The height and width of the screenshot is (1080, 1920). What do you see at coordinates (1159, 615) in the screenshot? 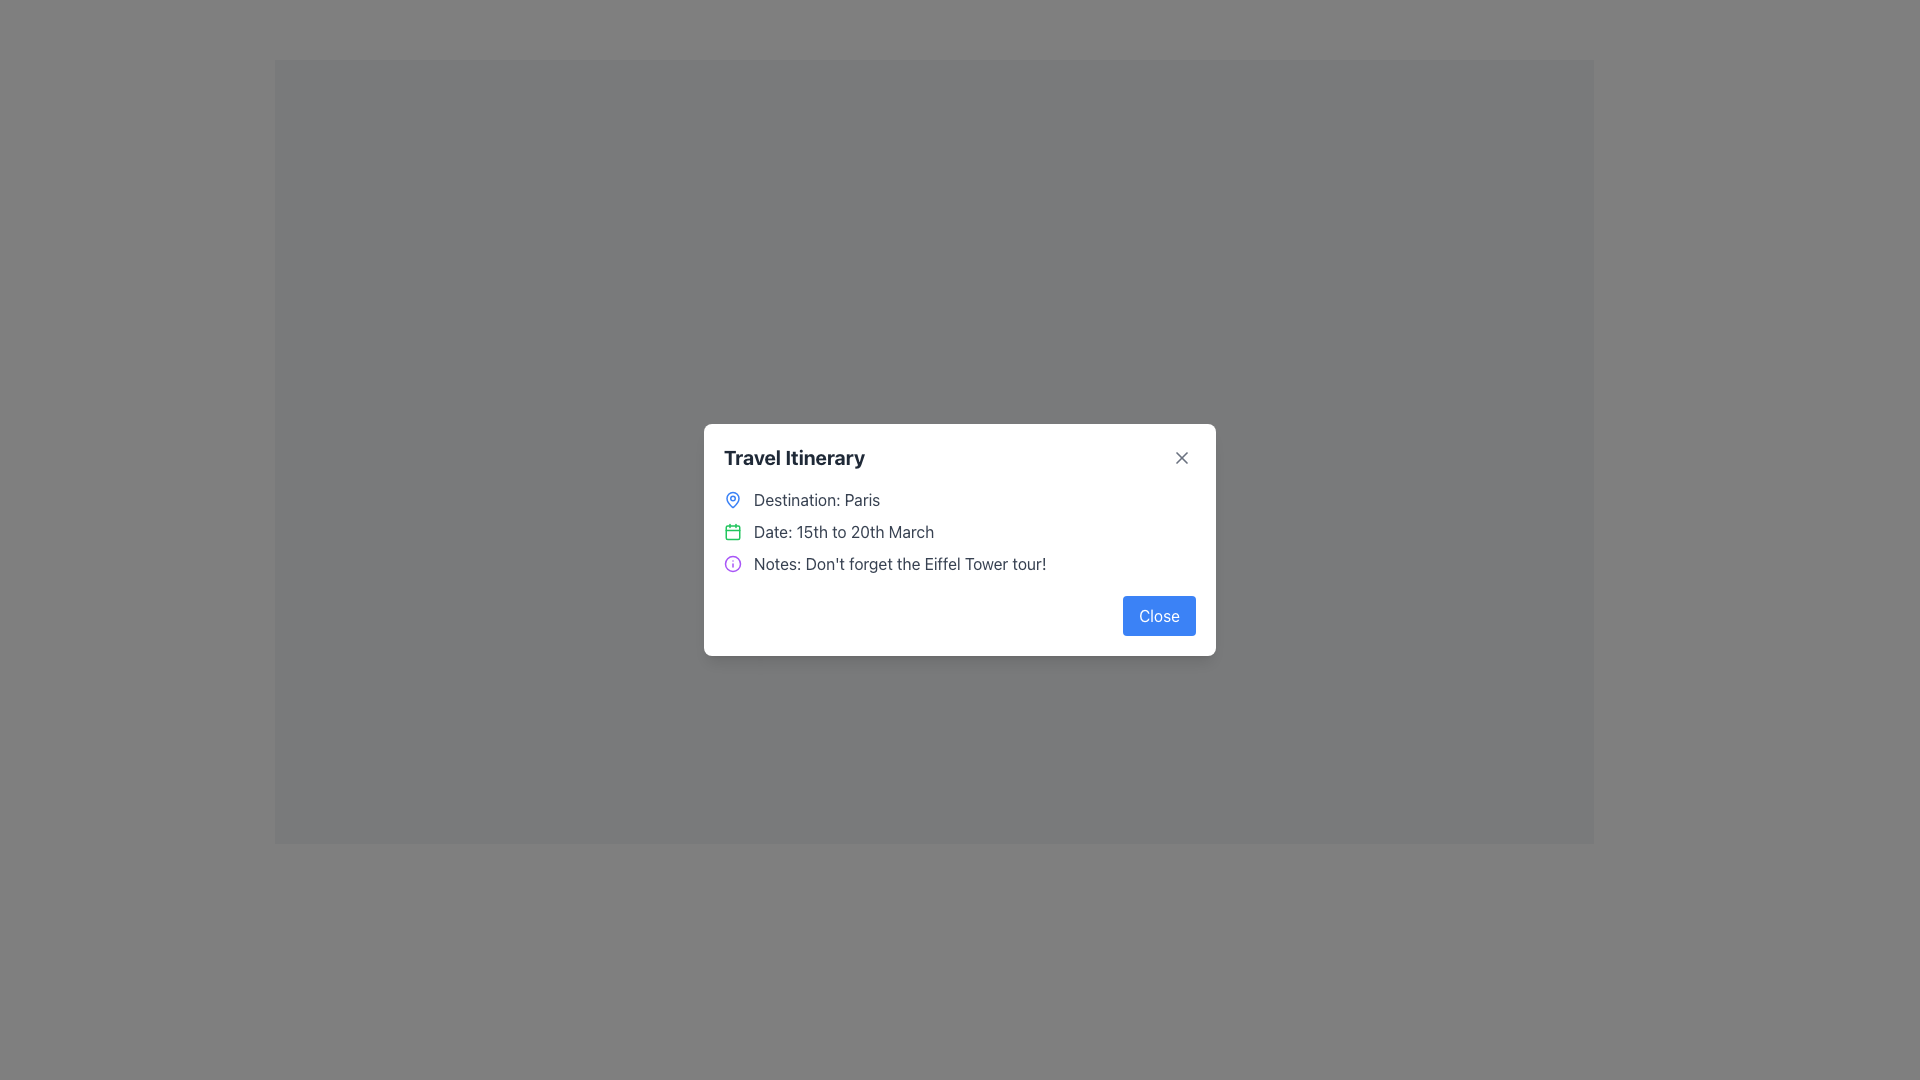
I see `the 'Close' button located at the bottom-right corner of the modal dialog to observe the hover styling effect (darker blue)` at bounding box center [1159, 615].